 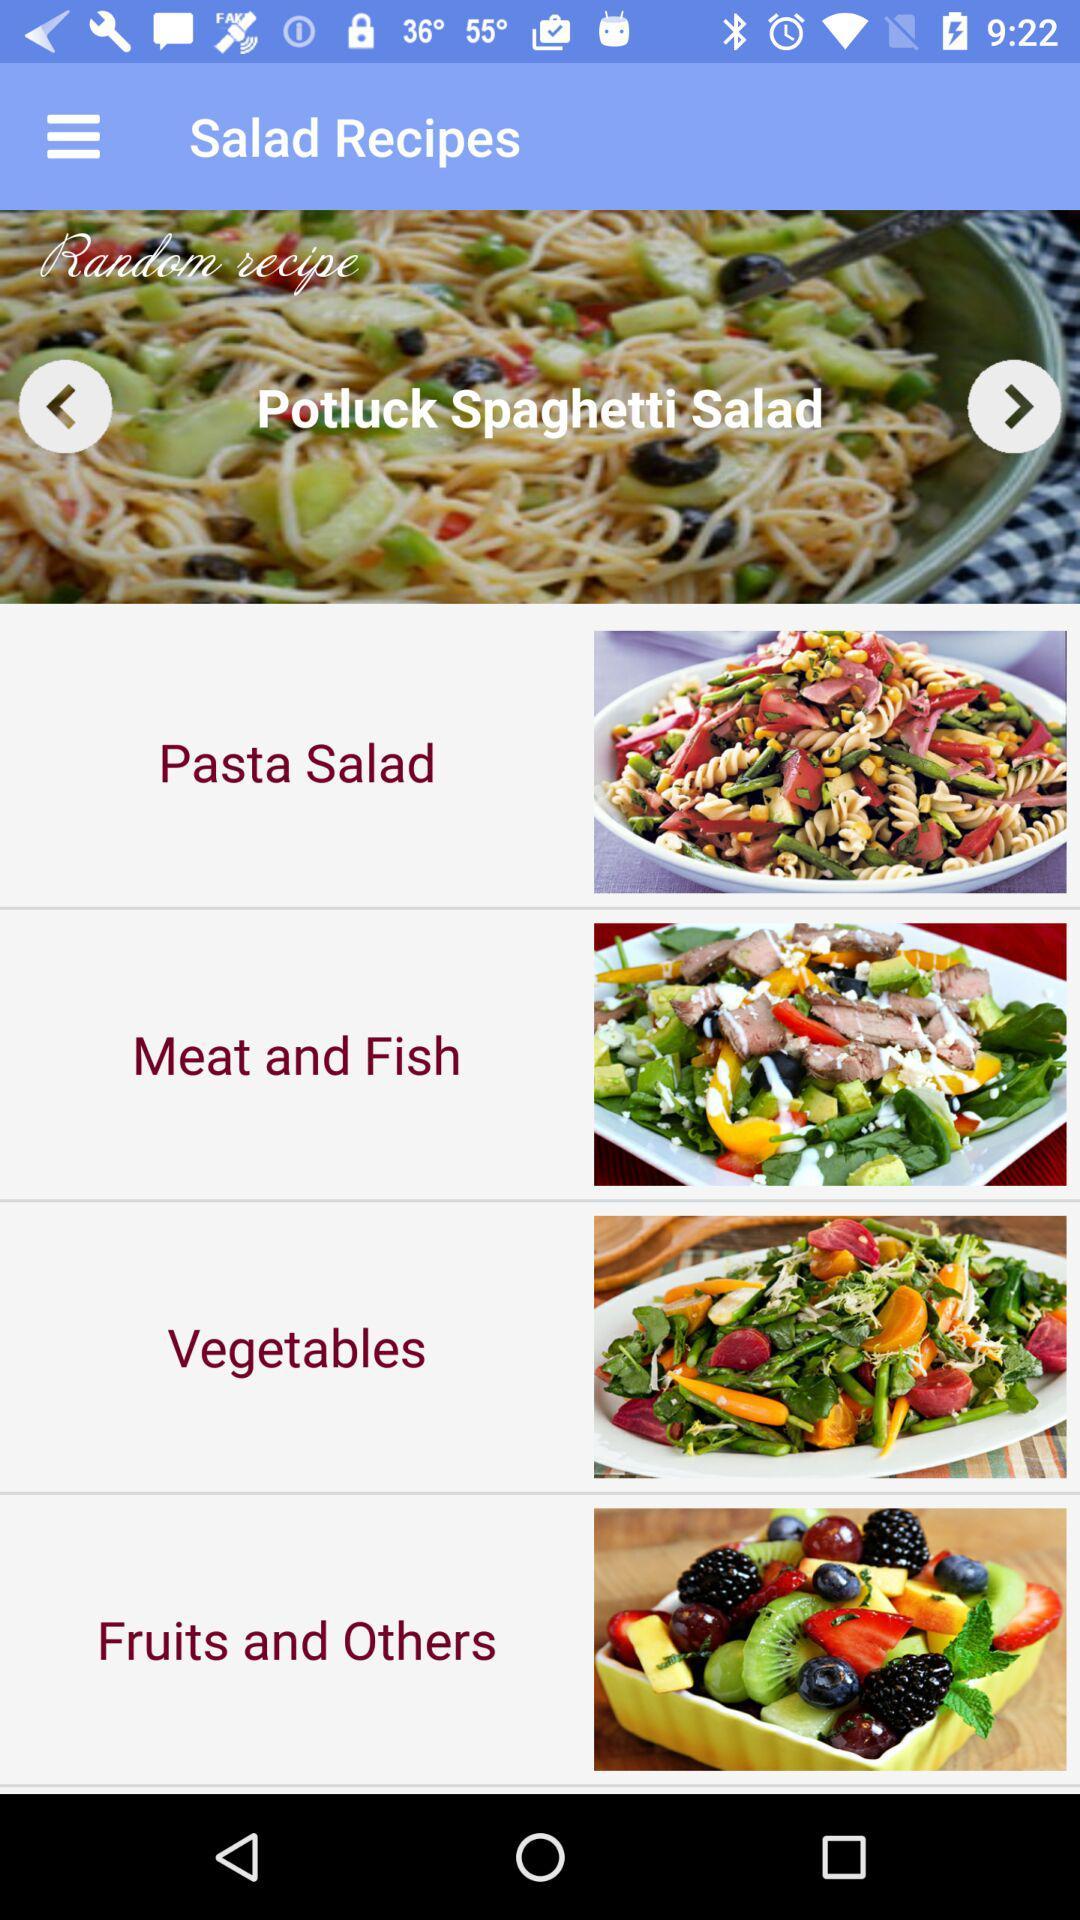 What do you see at coordinates (297, 760) in the screenshot?
I see `the icon above meat and fish icon` at bounding box center [297, 760].